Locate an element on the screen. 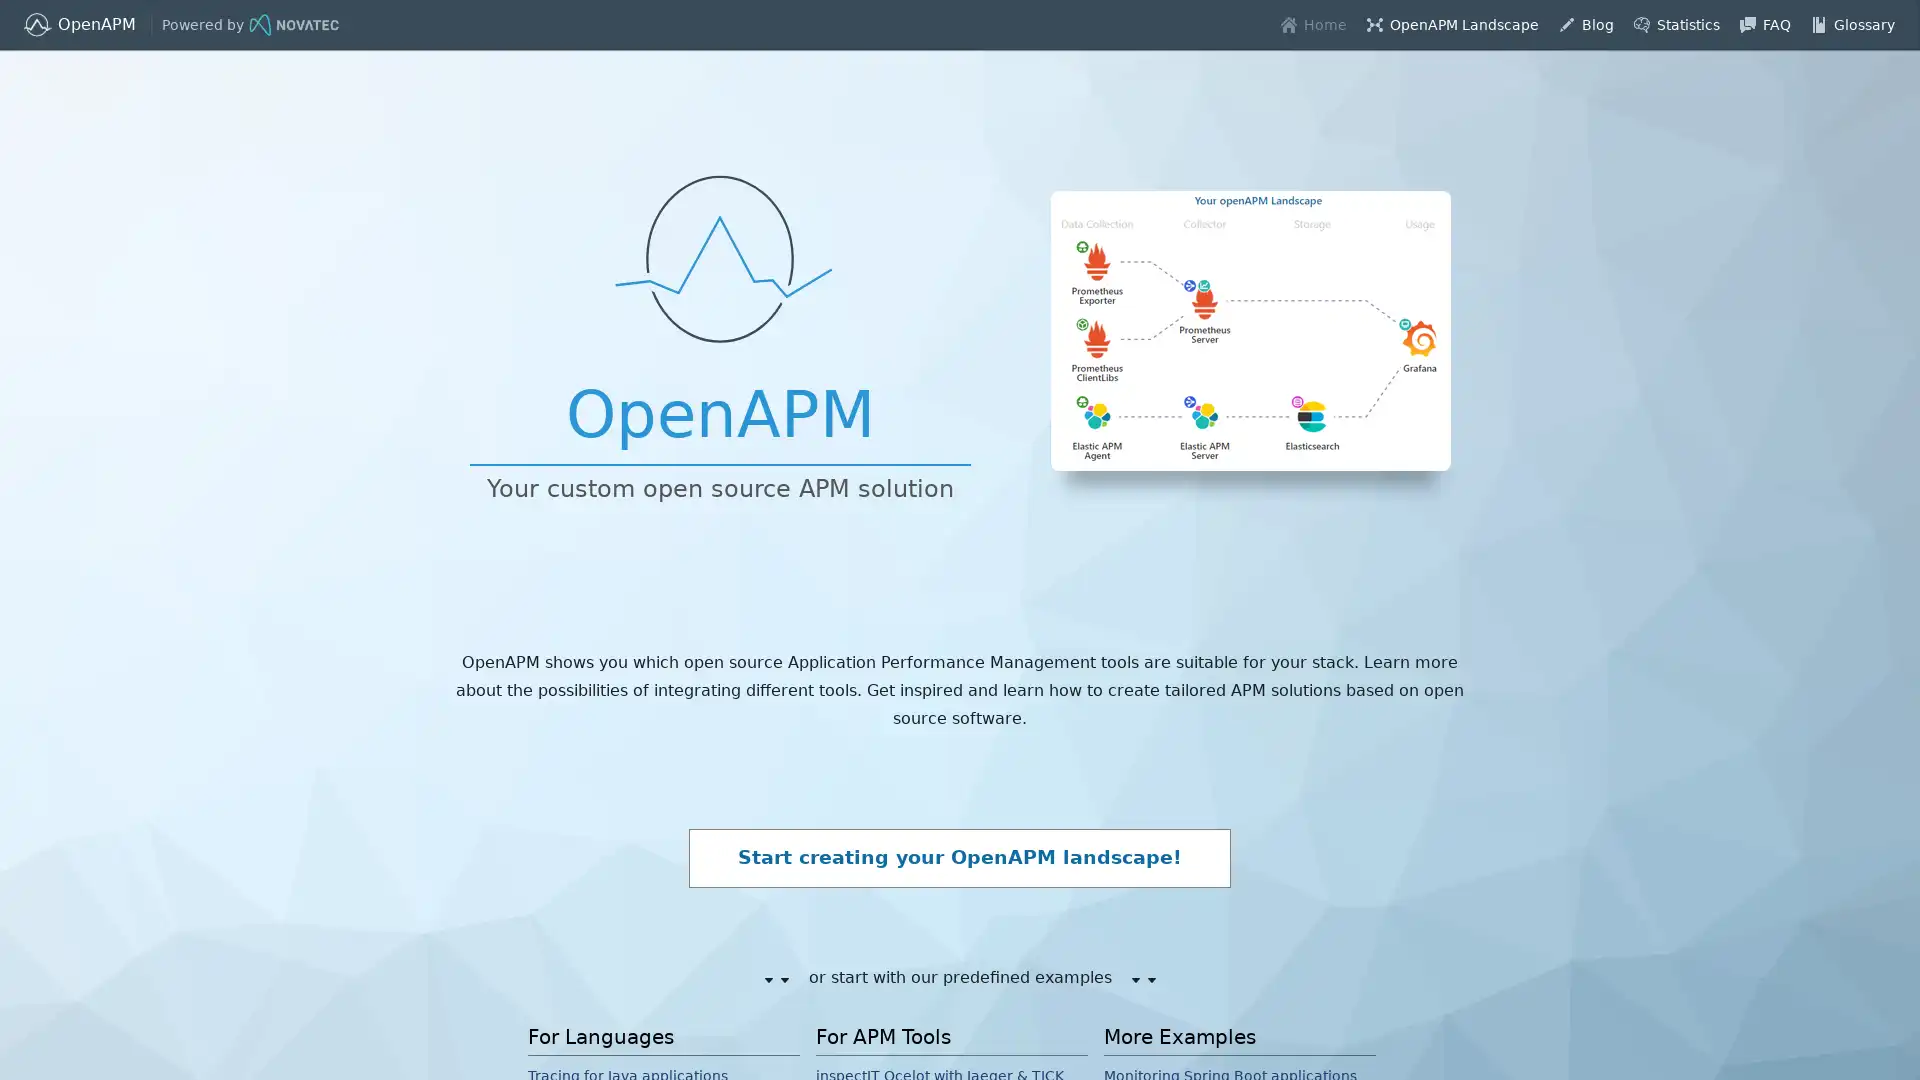 Image resolution: width=1920 pixels, height=1080 pixels. book Glossary is located at coordinates (1851, 24).